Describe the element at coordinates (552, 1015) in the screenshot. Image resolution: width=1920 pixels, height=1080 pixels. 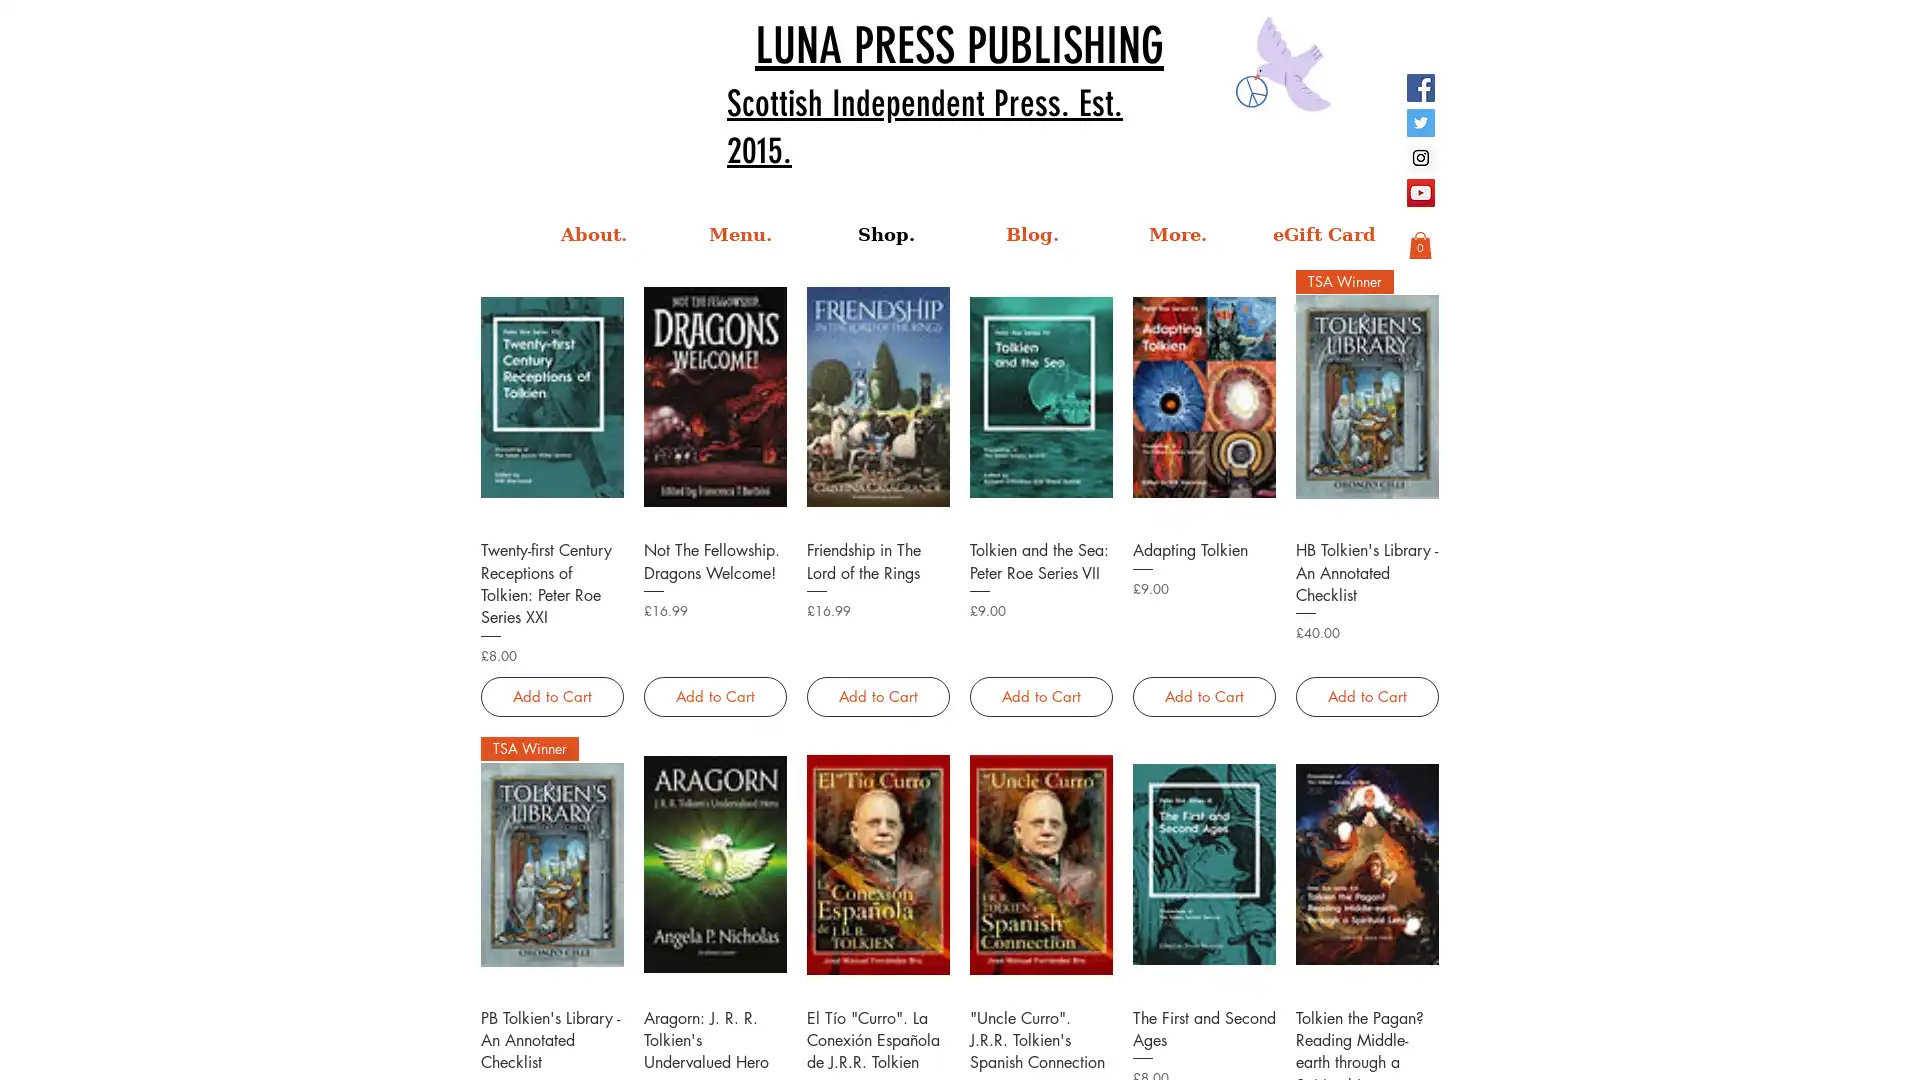
I see `Quick View` at that location.